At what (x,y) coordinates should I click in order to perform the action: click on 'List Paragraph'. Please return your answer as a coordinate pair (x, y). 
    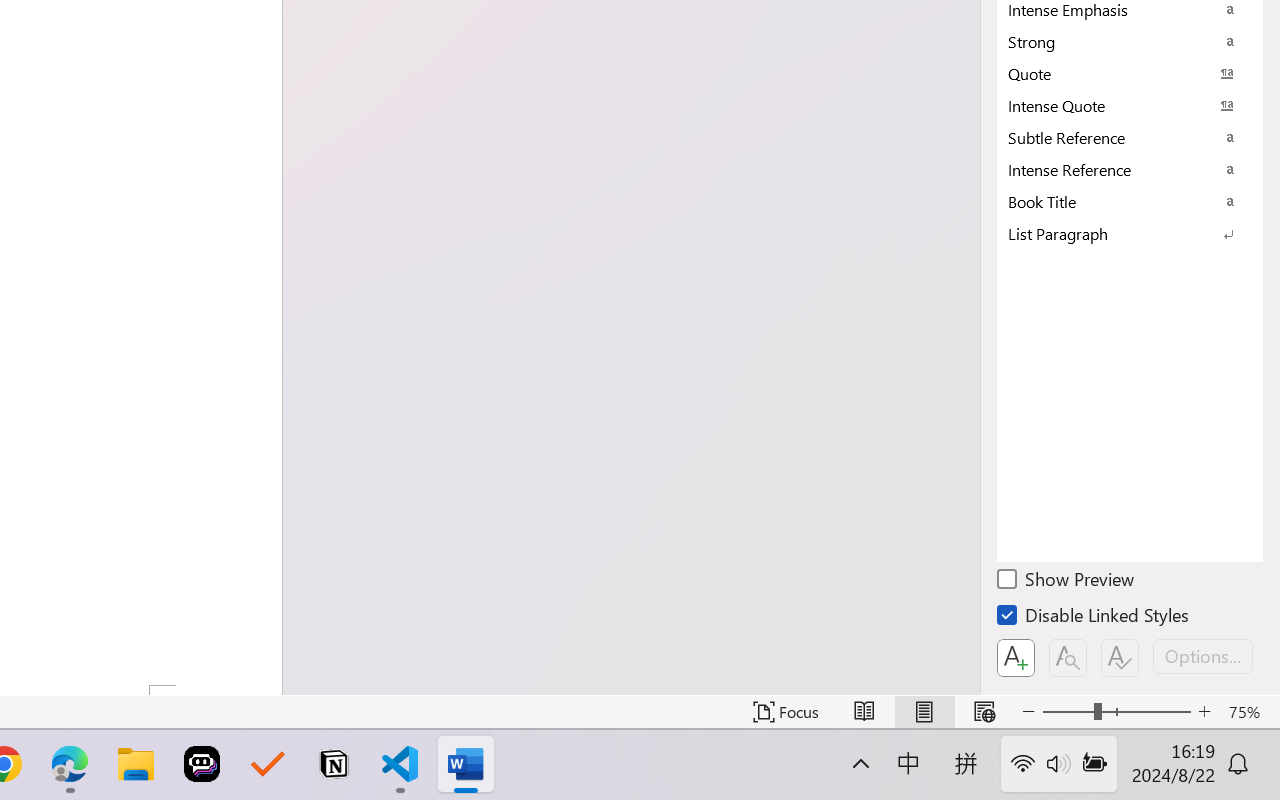
    Looking at the image, I should click on (1130, 233).